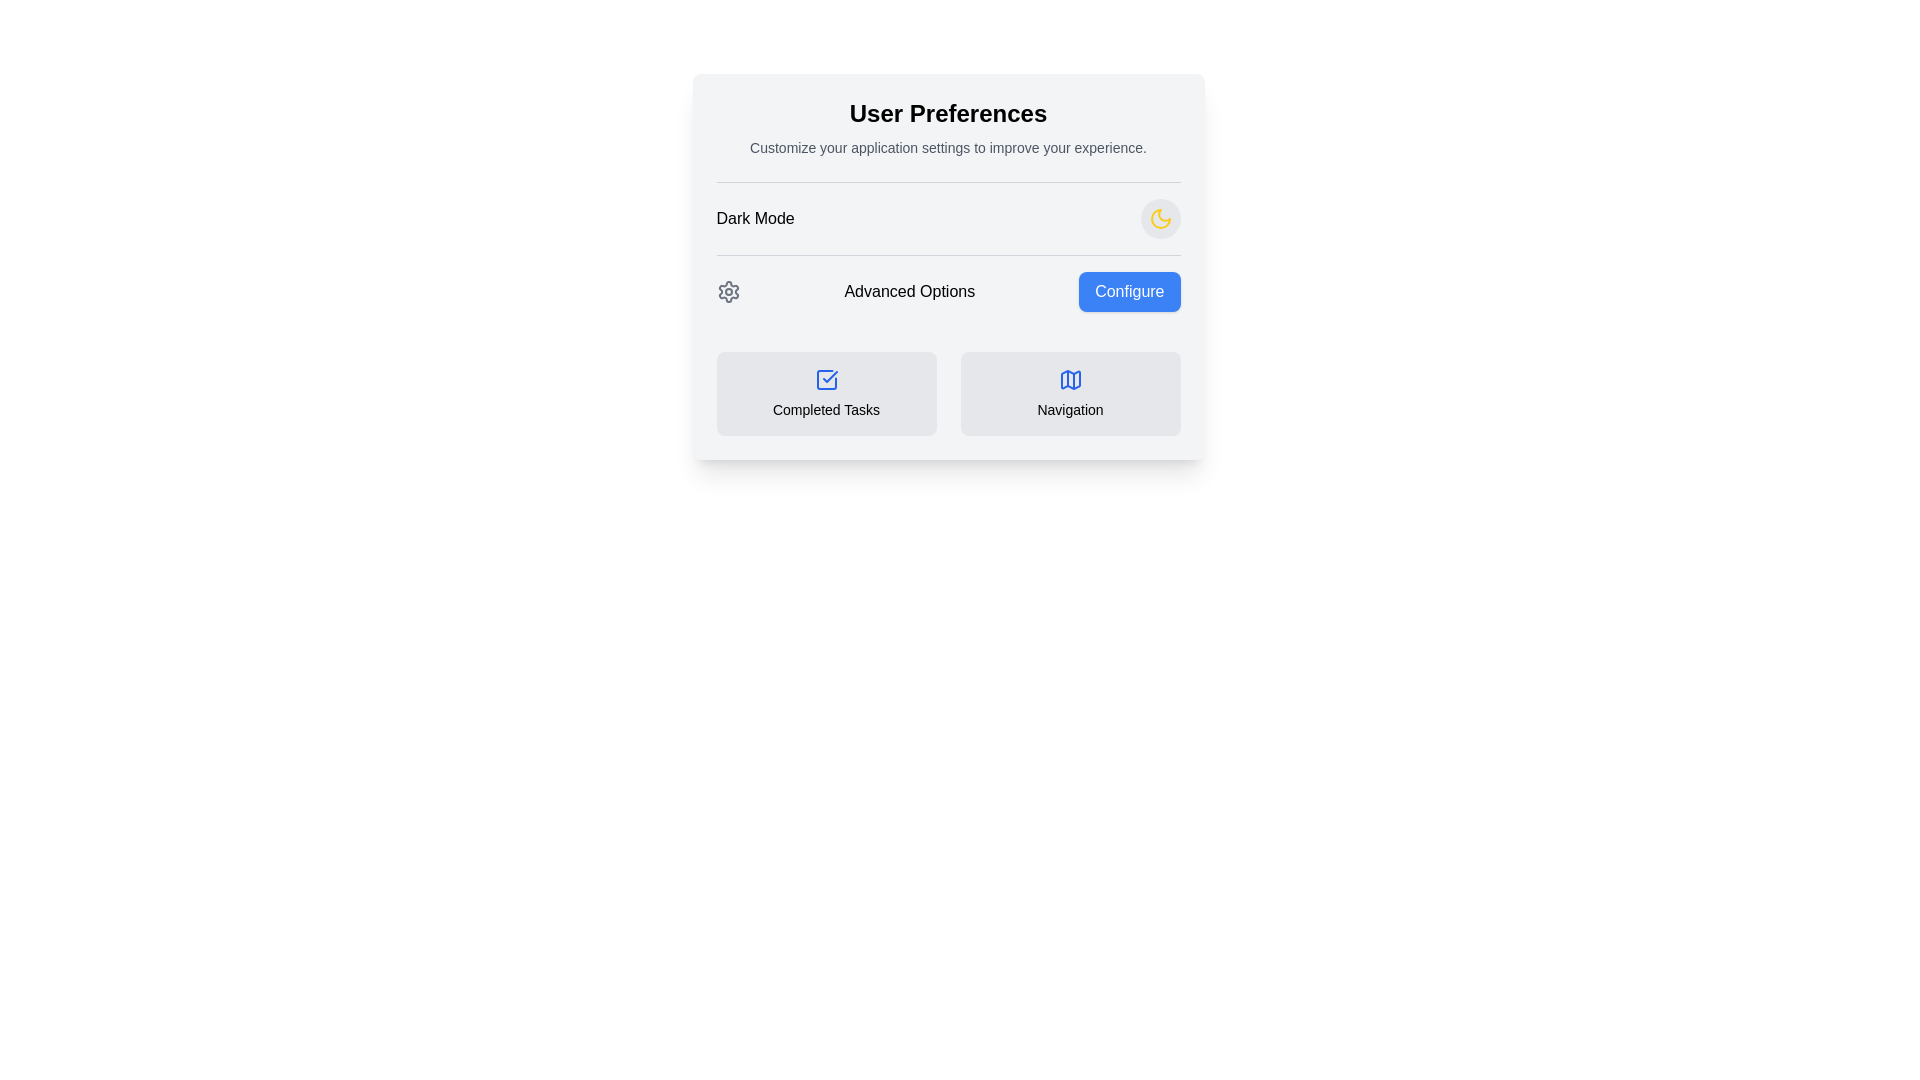  Describe the element at coordinates (1069, 393) in the screenshot. I see `the second button-like card in the 'User Preferences' section` at that location.